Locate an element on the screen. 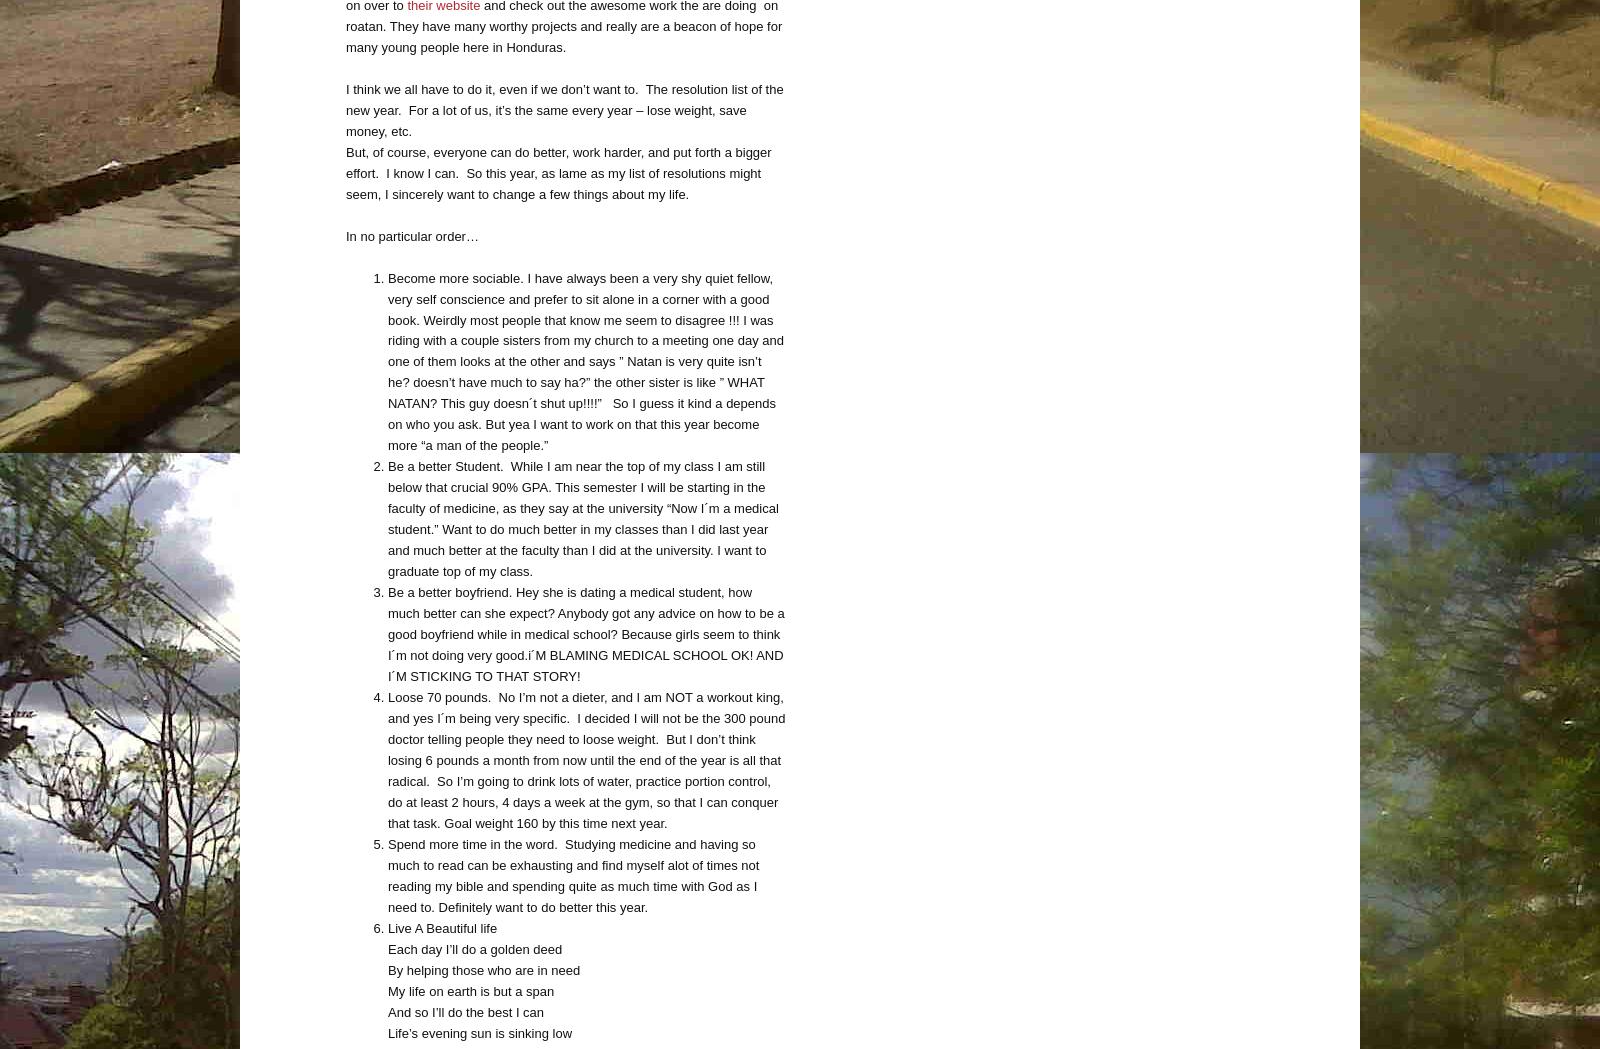 The width and height of the screenshot is (1600, 1049). 'Each day I’ll do a golden deed' is located at coordinates (473, 949).